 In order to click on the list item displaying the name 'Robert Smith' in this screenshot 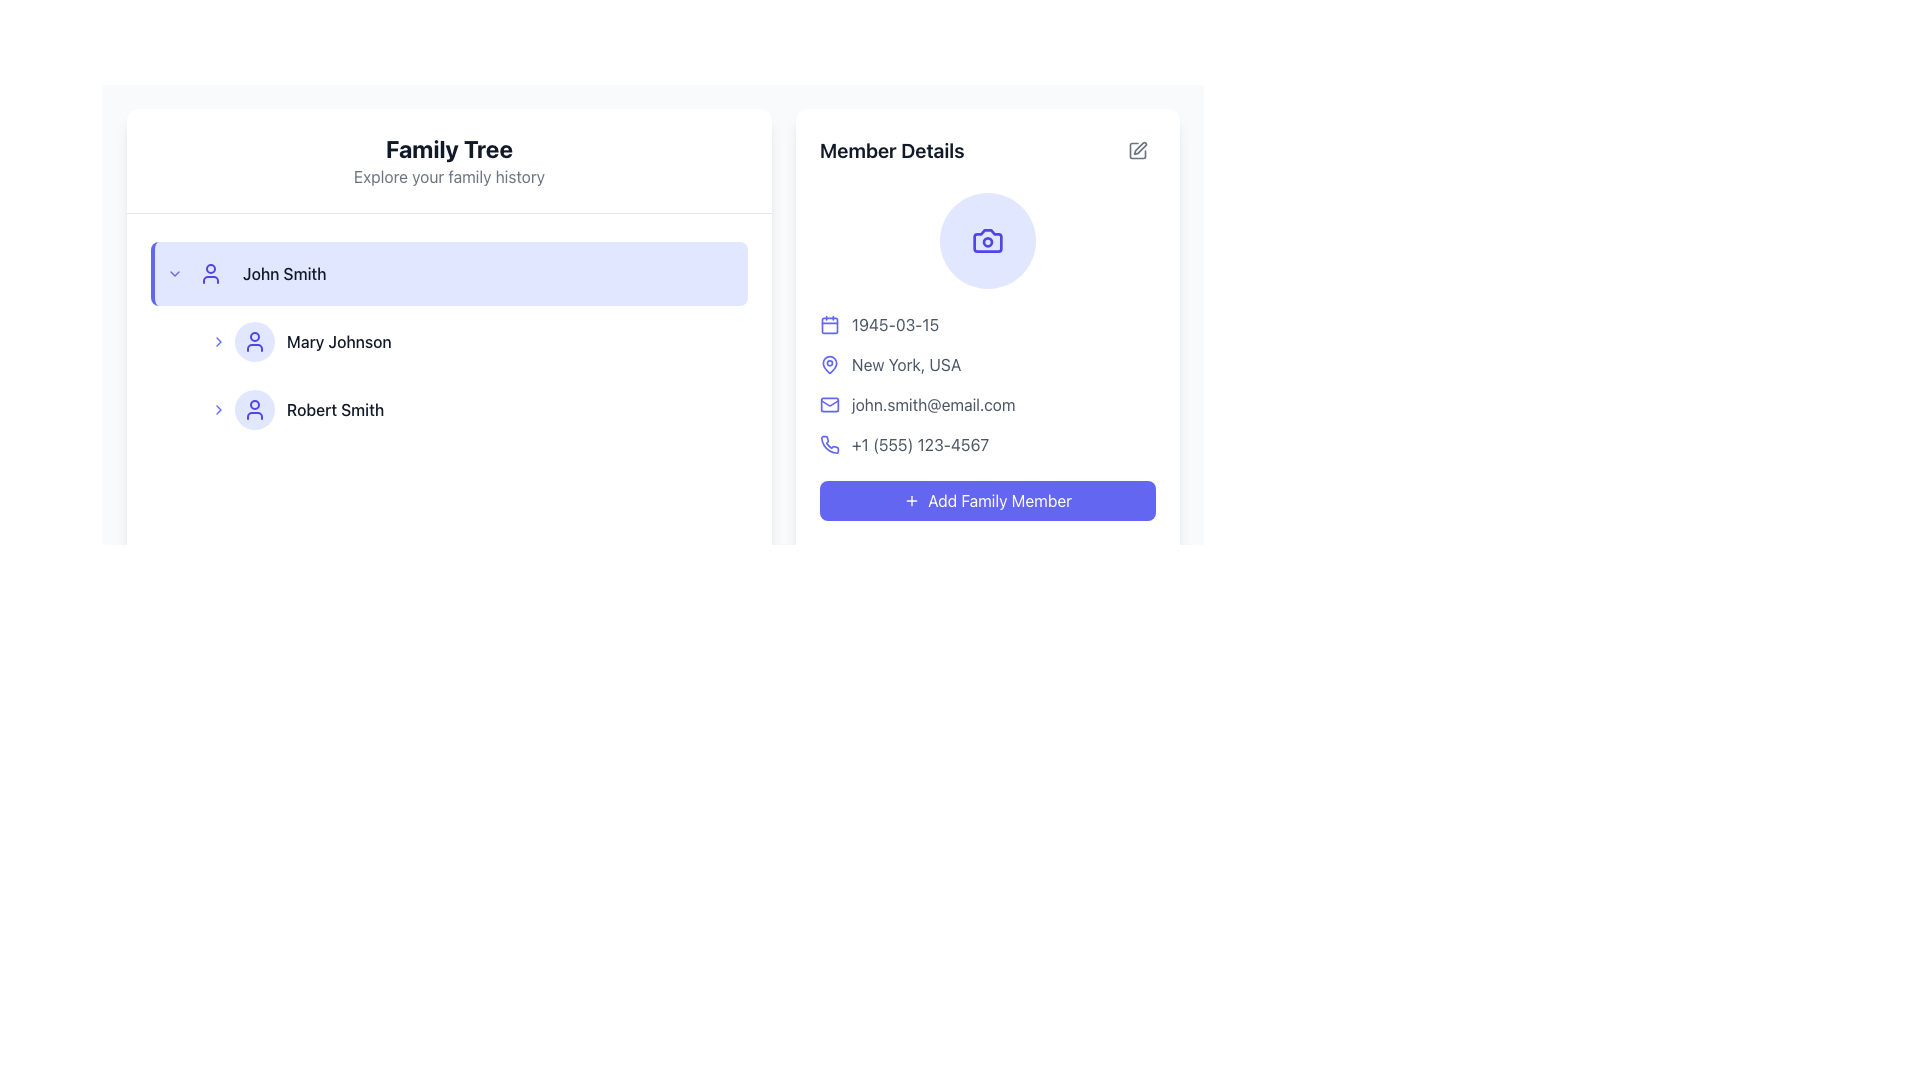, I will do `click(456, 408)`.